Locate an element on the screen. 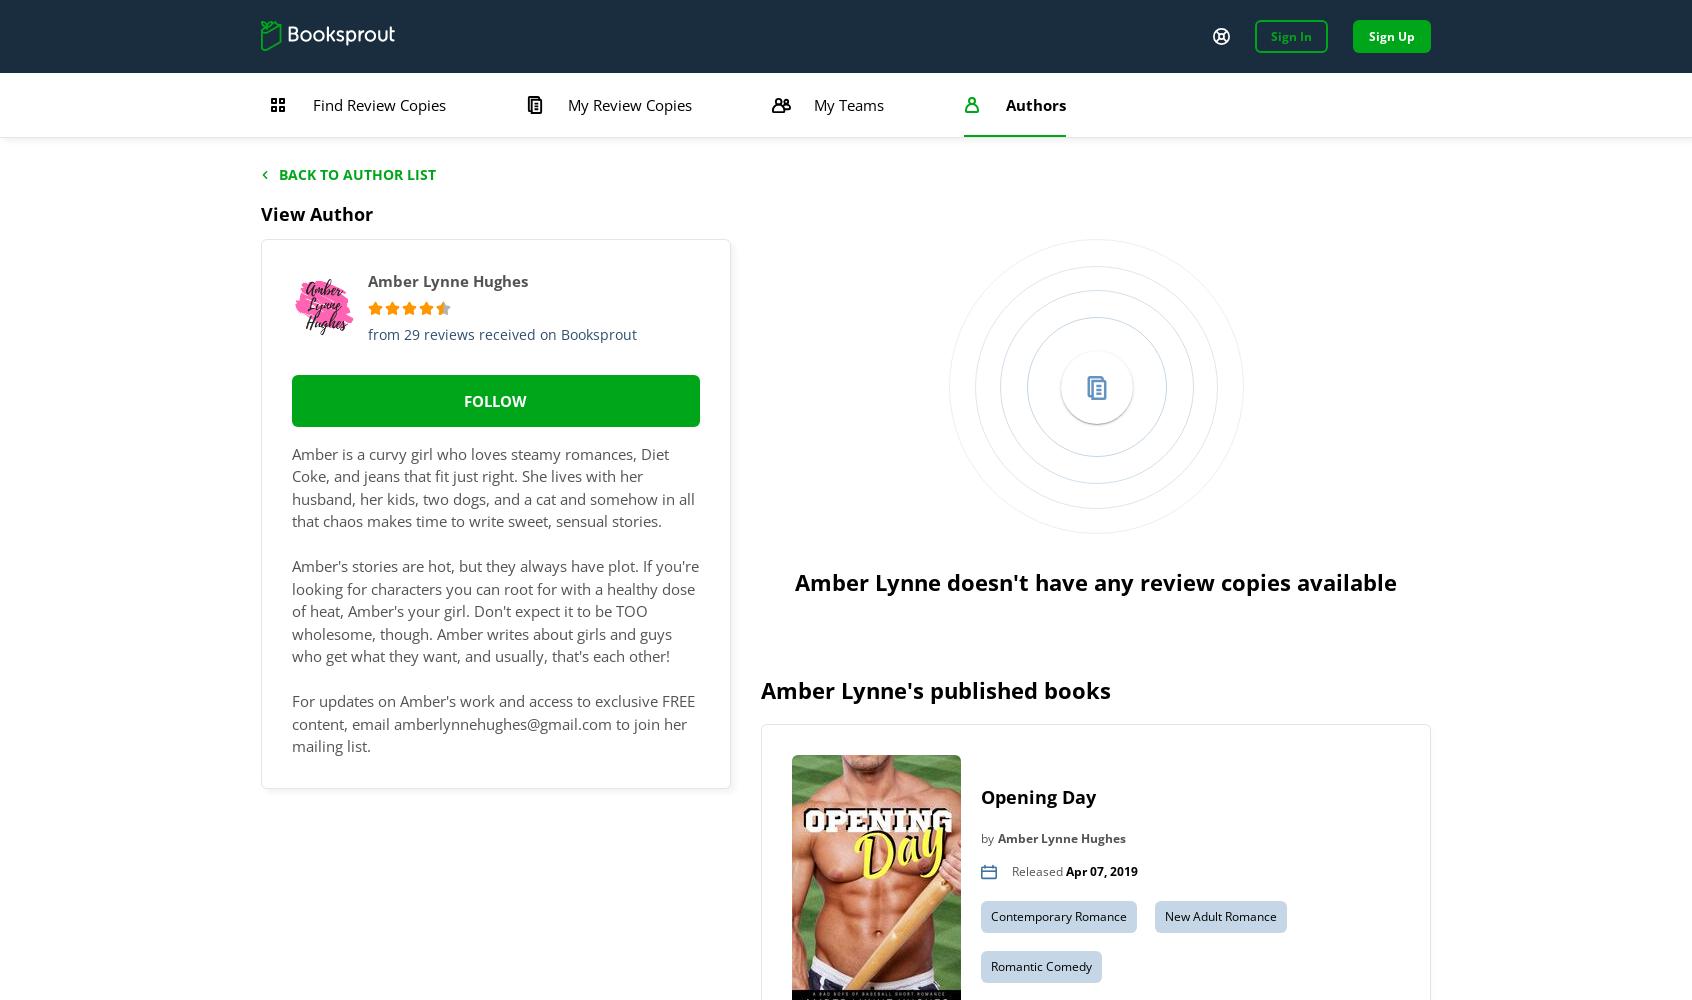 Image resolution: width=1692 pixels, height=1000 pixels. 'Released' is located at coordinates (1038, 869).